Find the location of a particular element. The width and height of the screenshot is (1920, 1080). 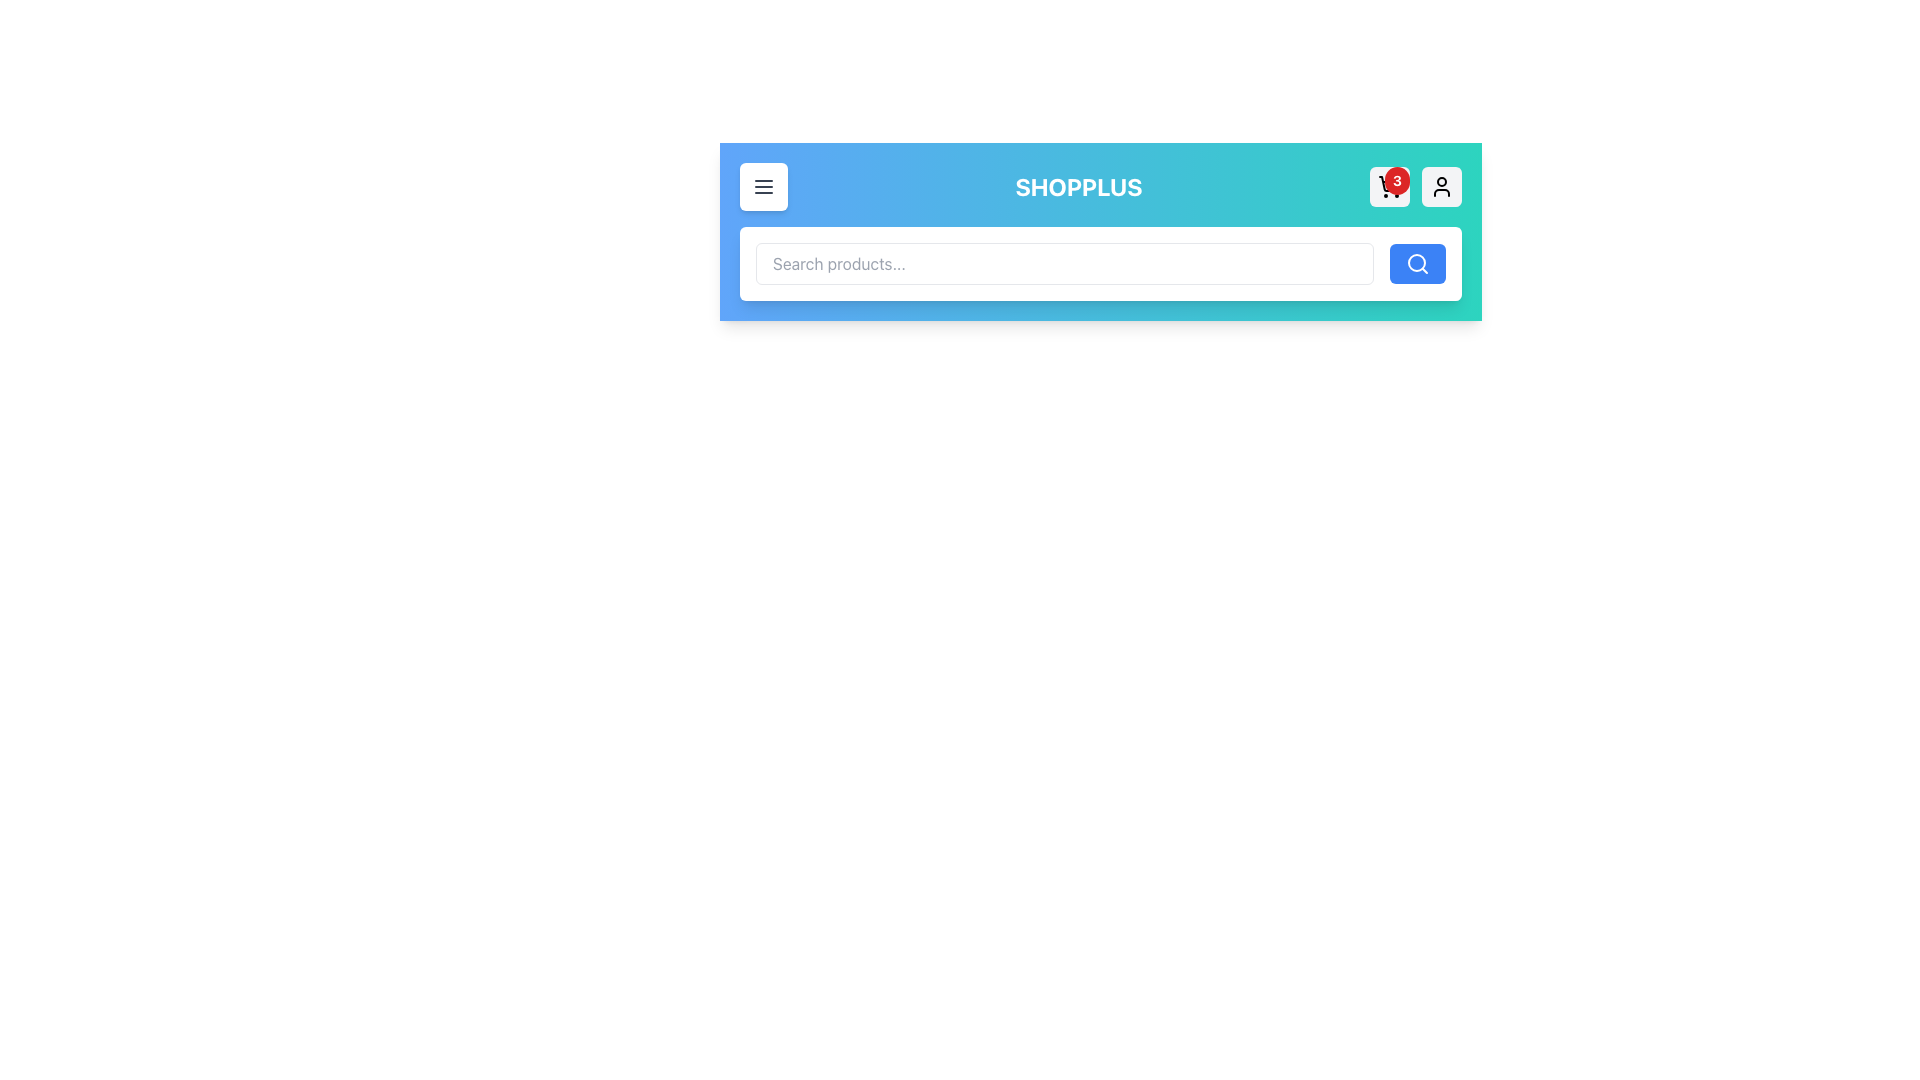

the inner circular part of the magnifying glass icon located inside the search bar near the right end is located at coordinates (1415, 261).